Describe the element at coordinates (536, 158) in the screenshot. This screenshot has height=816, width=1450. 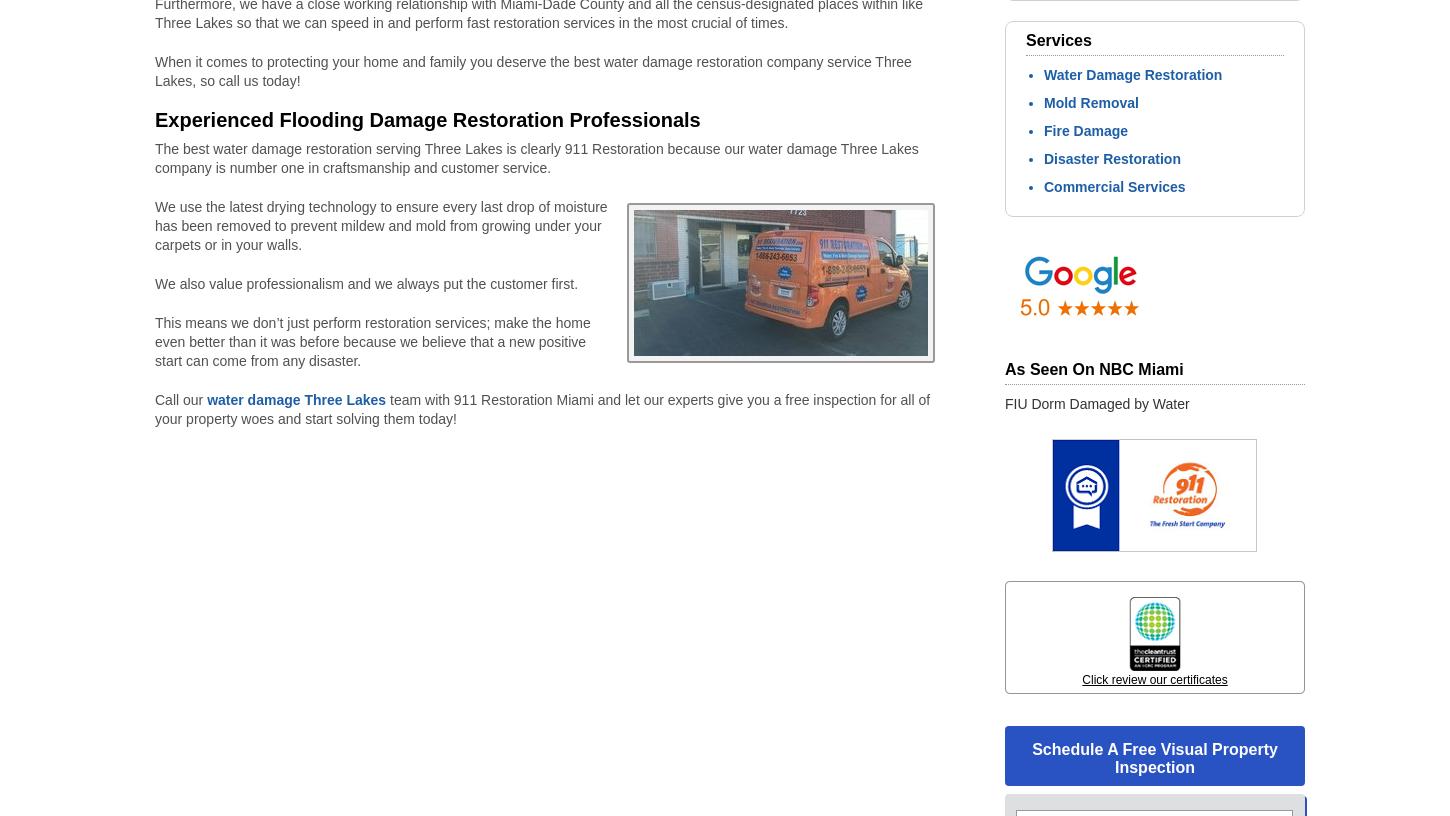
I see `'The best water damage restoration serving Three Lakes is clearly 911 Restoration because our water damage Three Lakes company is number one in craftsmanship and customer service.'` at that location.